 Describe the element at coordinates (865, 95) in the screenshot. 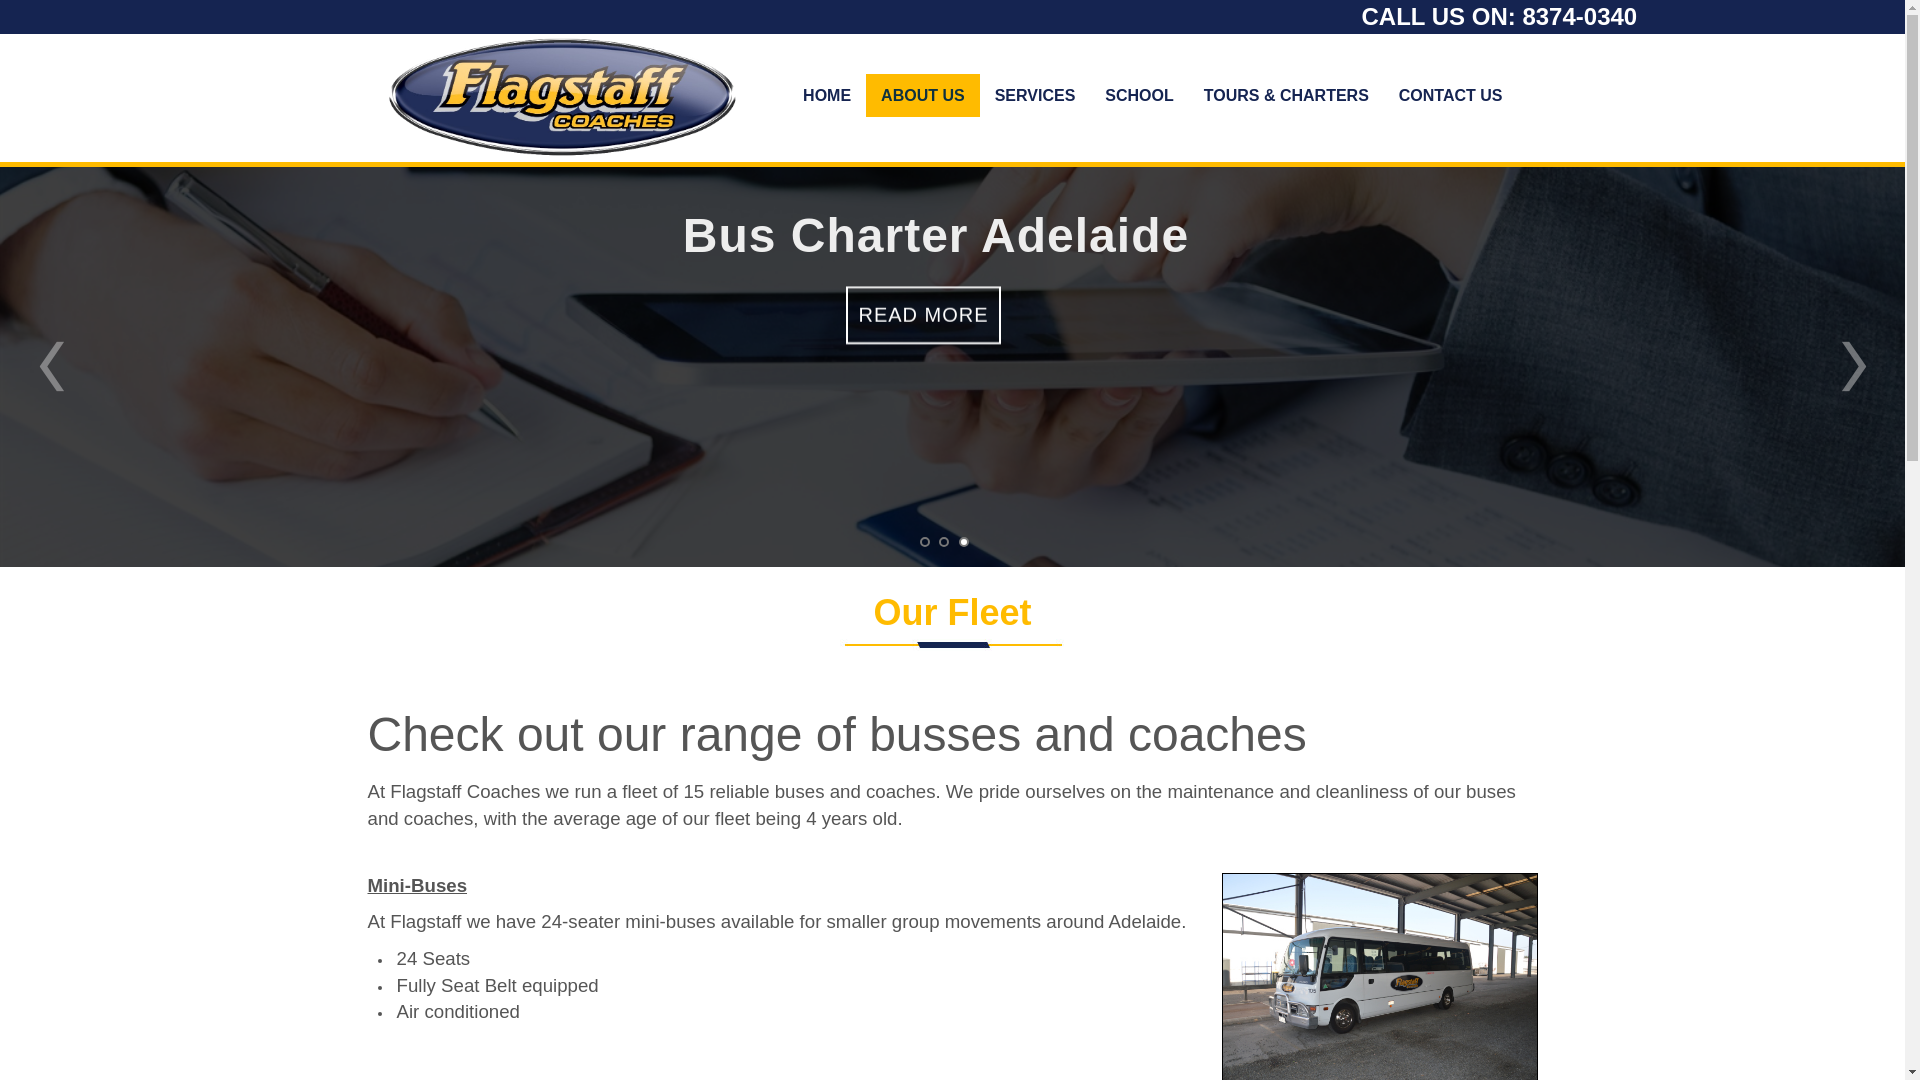

I see `'ABOUT US'` at that location.